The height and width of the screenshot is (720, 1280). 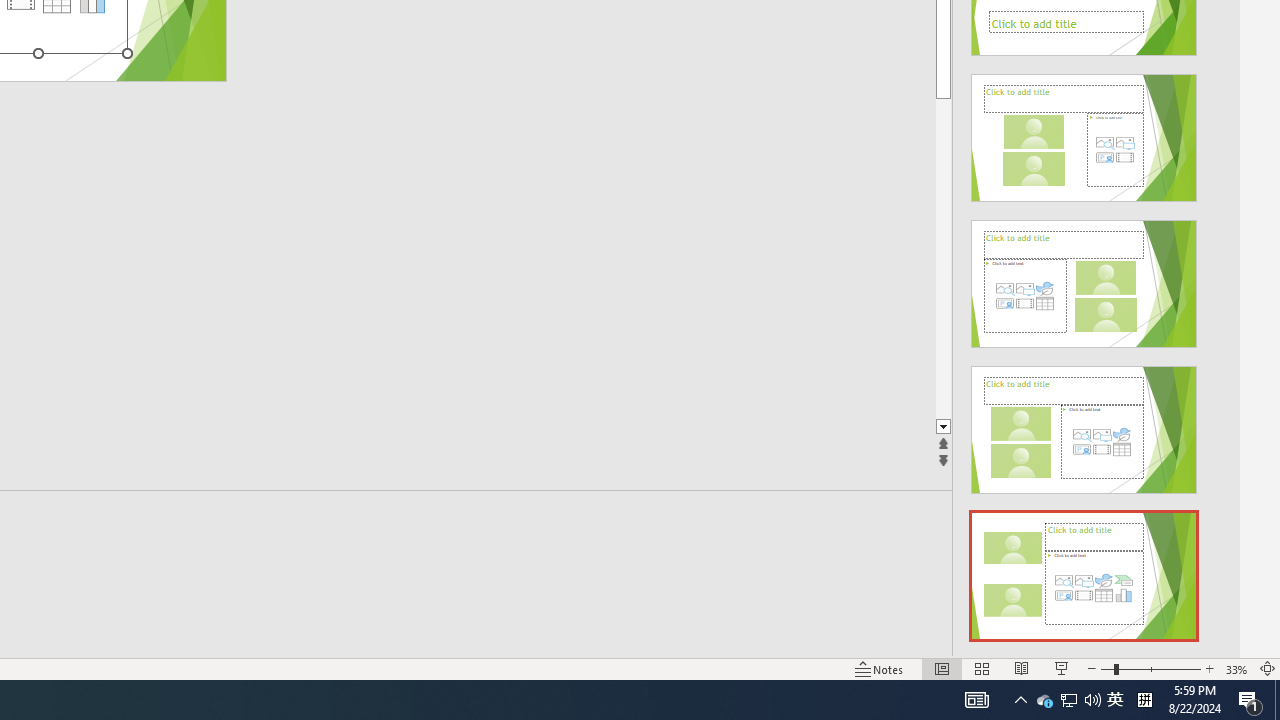 What do you see at coordinates (1236, 669) in the screenshot?
I see `'Zoom 33%'` at bounding box center [1236, 669].